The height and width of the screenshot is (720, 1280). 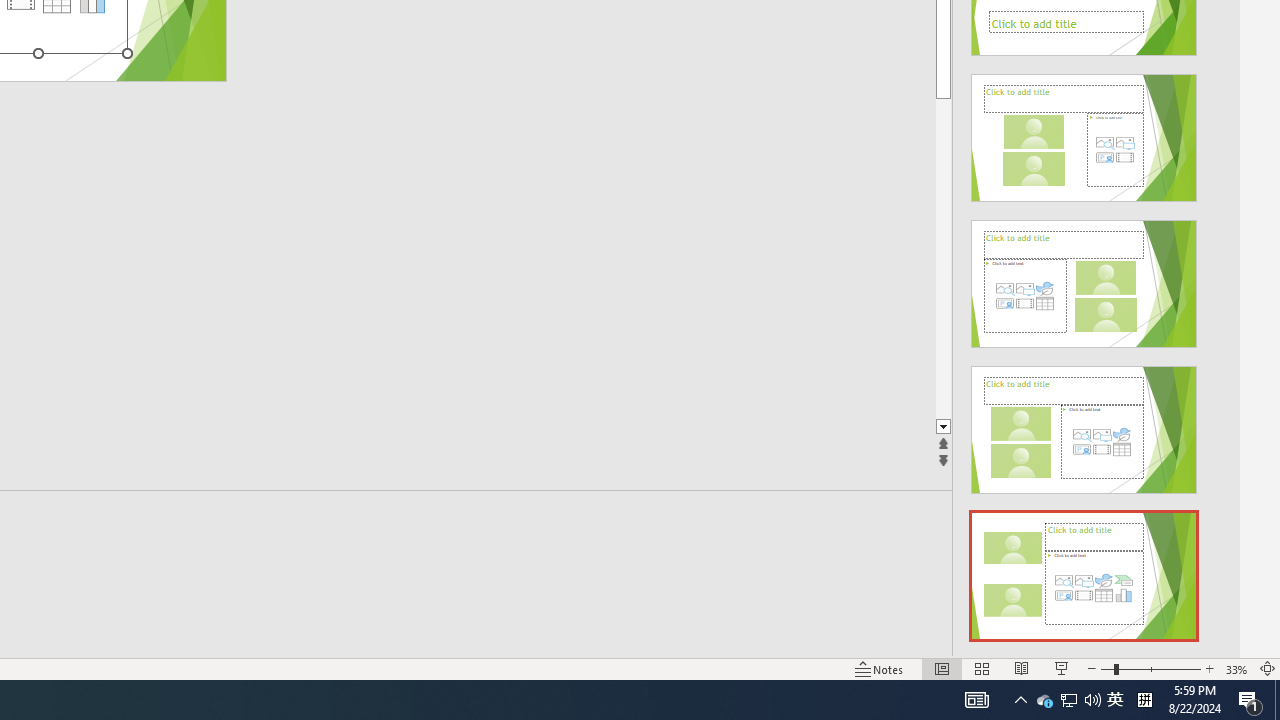 What do you see at coordinates (1236, 669) in the screenshot?
I see `'Zoom 33%'` at bounding box center [1236, 669].